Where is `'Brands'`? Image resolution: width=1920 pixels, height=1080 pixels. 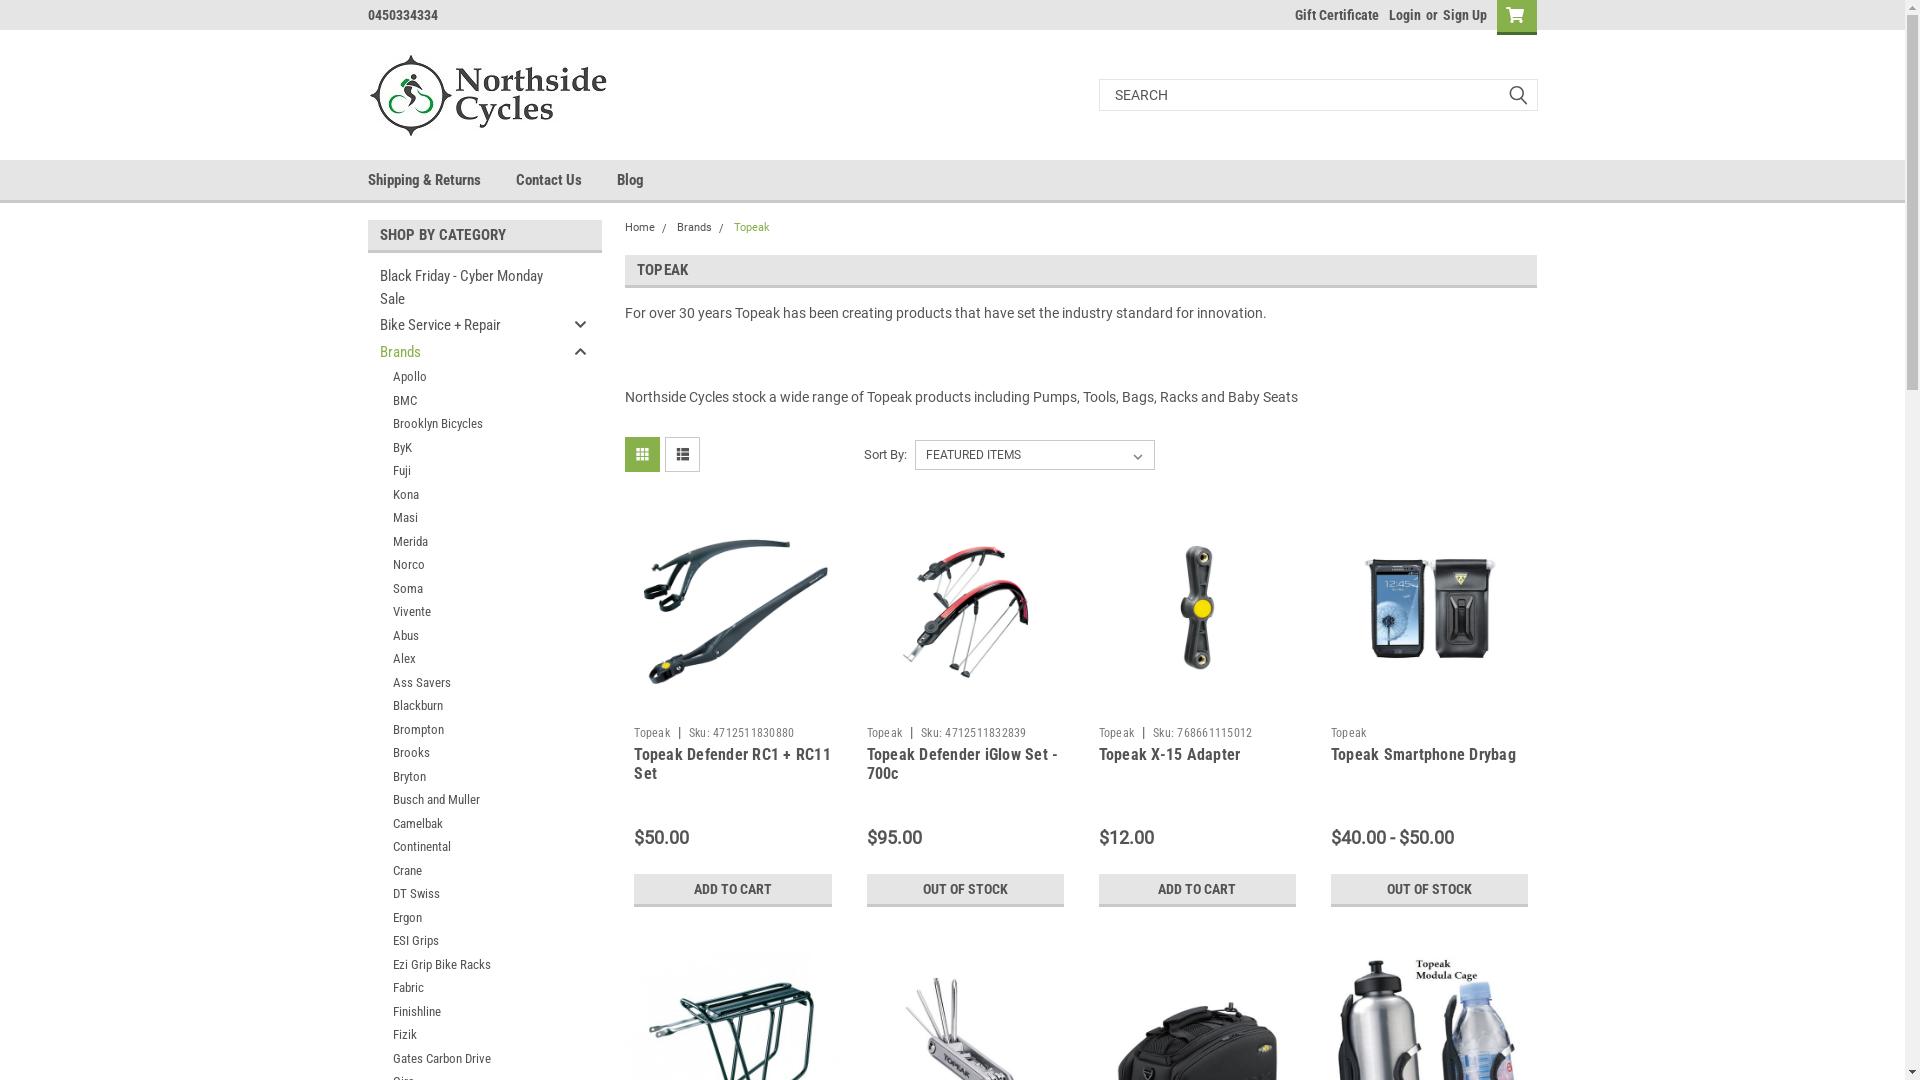 'Brands' is located at coordinates (466, 350).